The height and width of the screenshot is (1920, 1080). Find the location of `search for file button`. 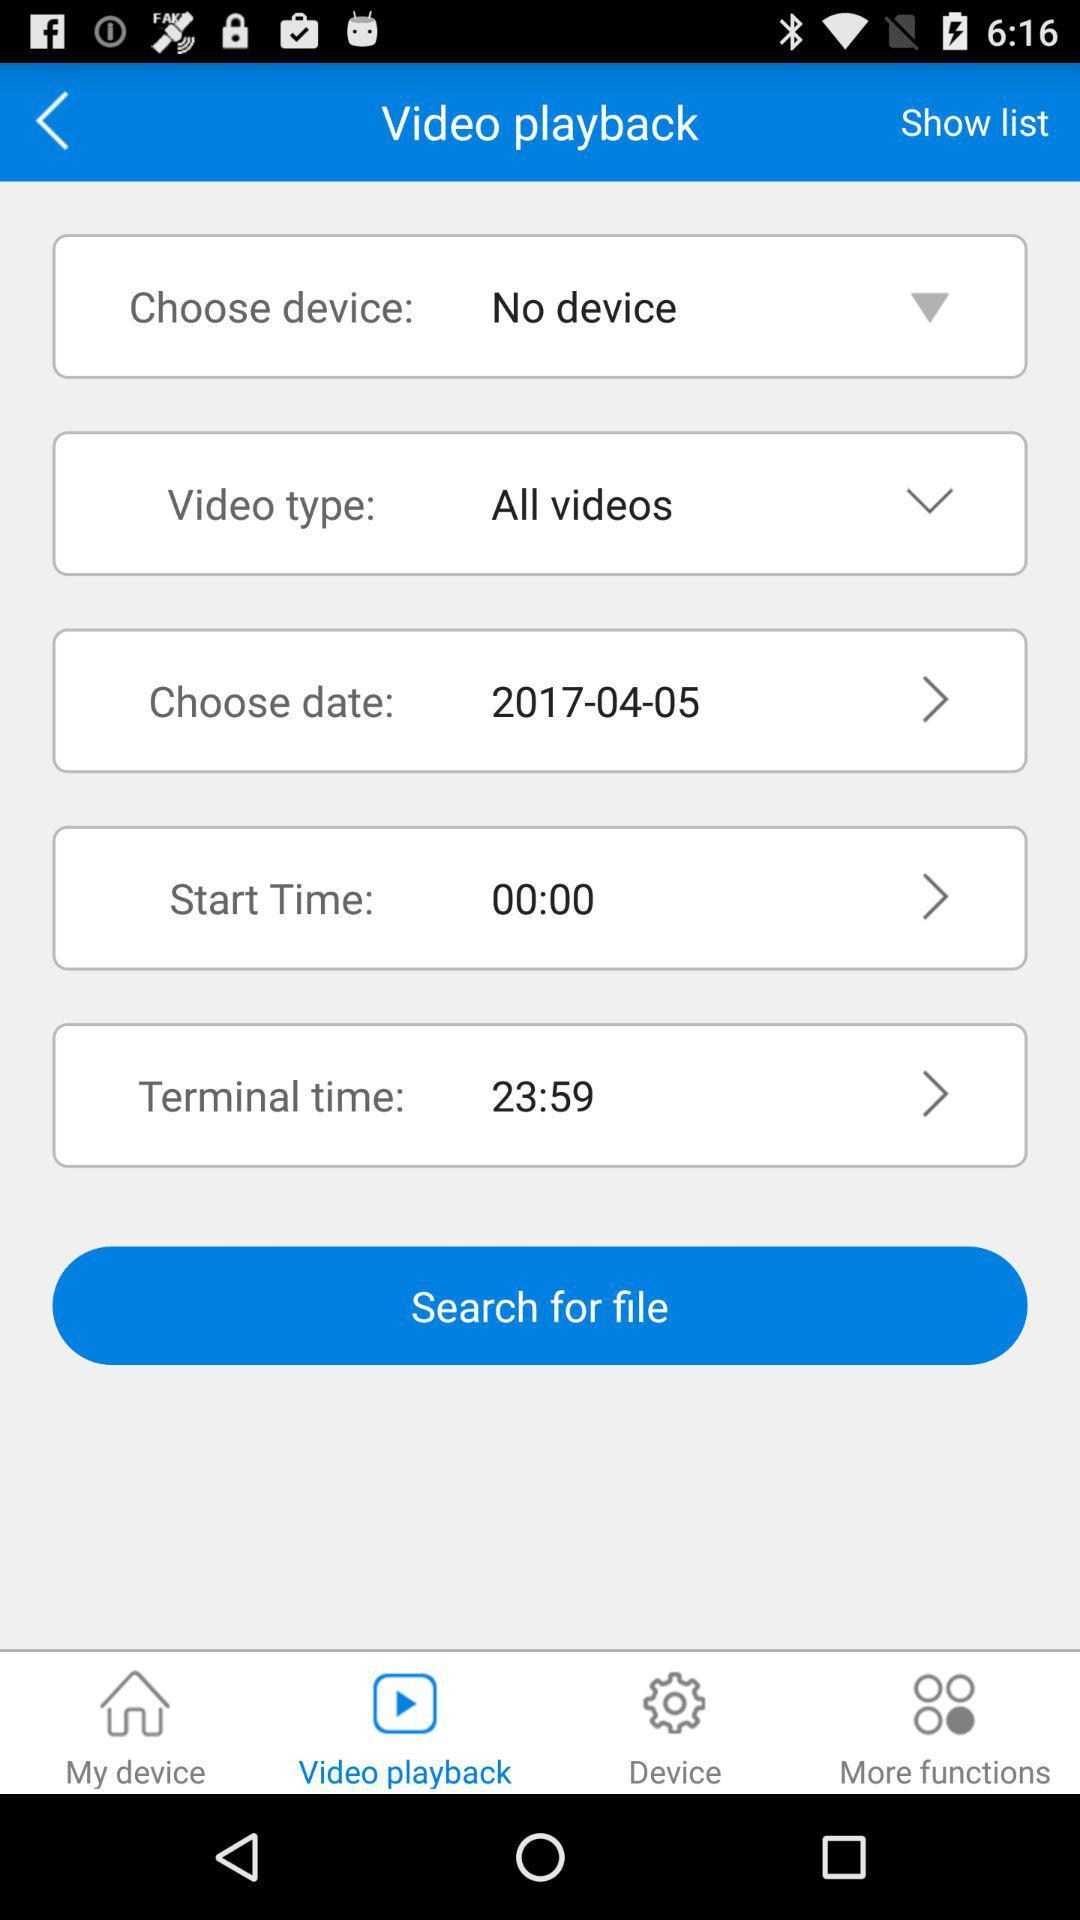

search for file button is located at coordinates (540, 1305).